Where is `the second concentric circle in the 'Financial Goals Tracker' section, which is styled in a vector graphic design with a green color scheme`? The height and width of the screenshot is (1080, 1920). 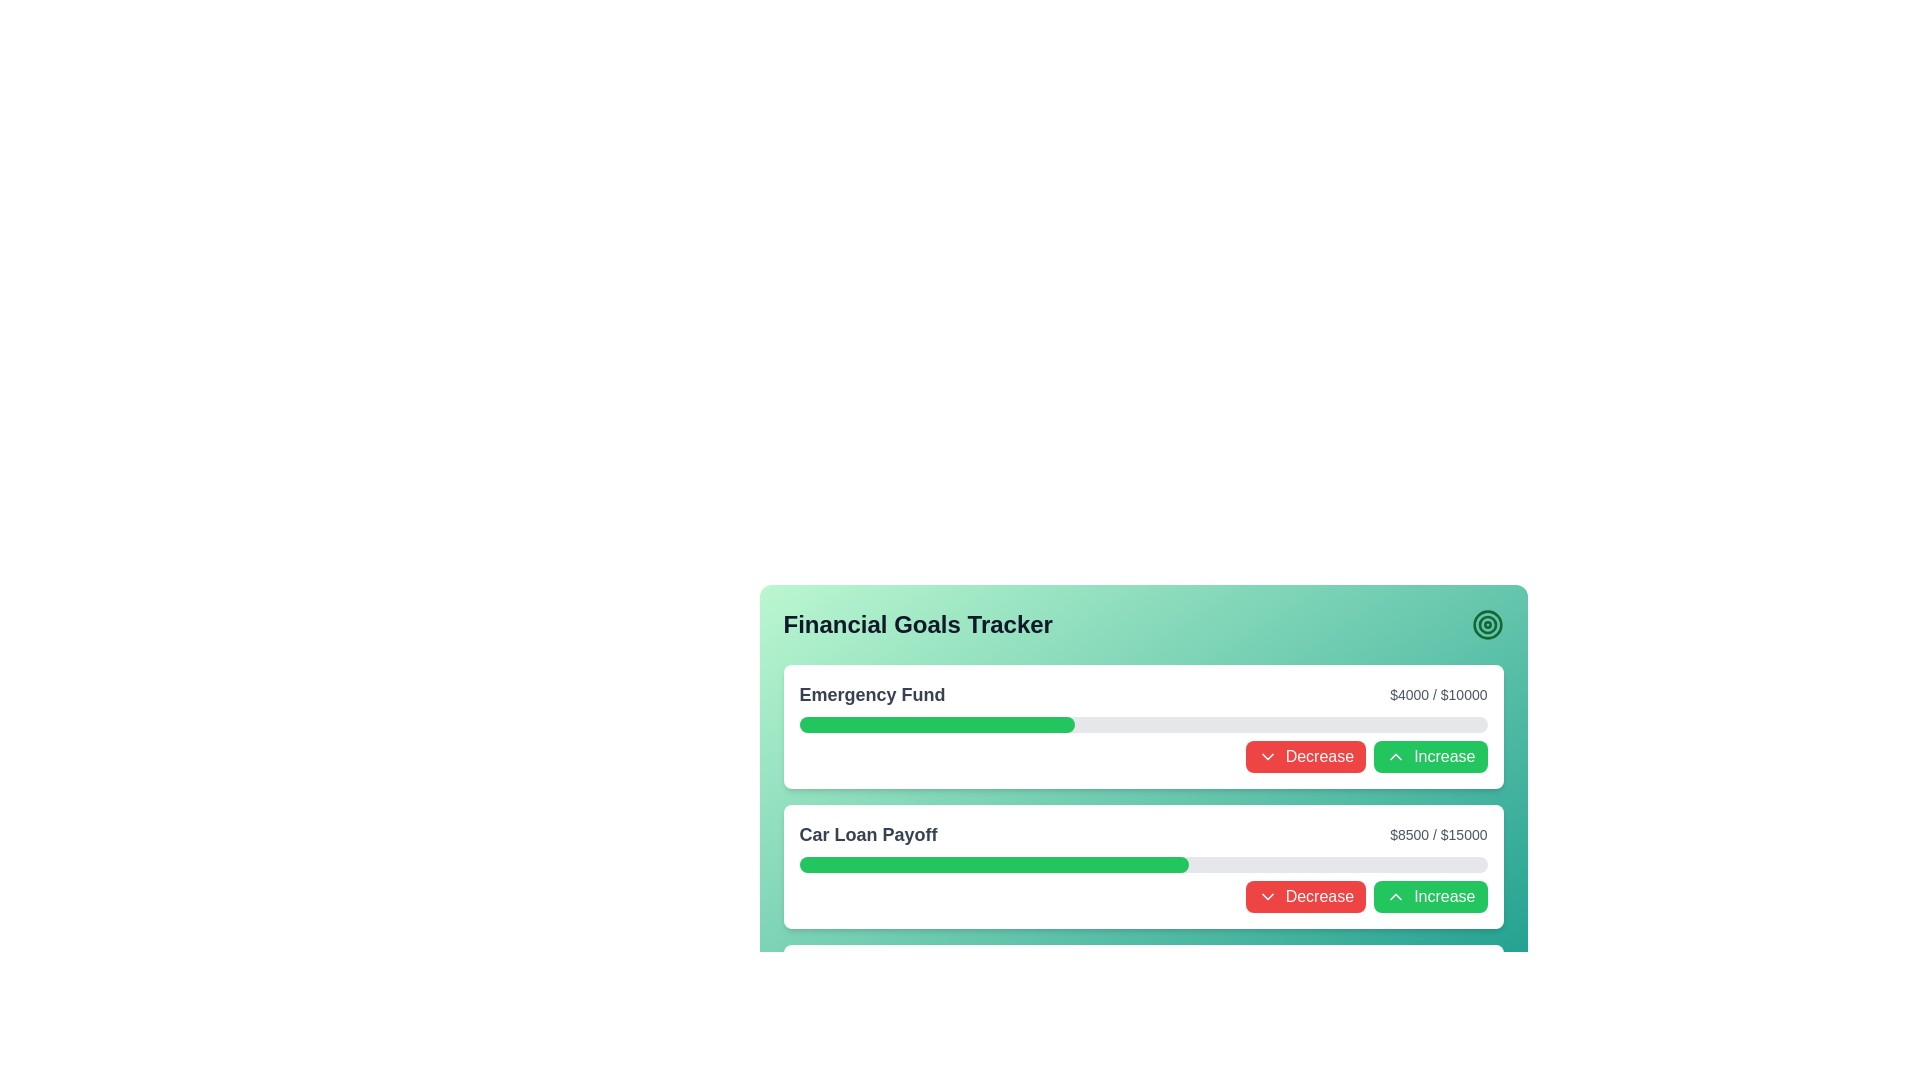
the second concentric circle in the 'Financial Goals Tracker' section, which is styled in a vector graphic design with a green color scheme is located at coordinates (1487, 623).